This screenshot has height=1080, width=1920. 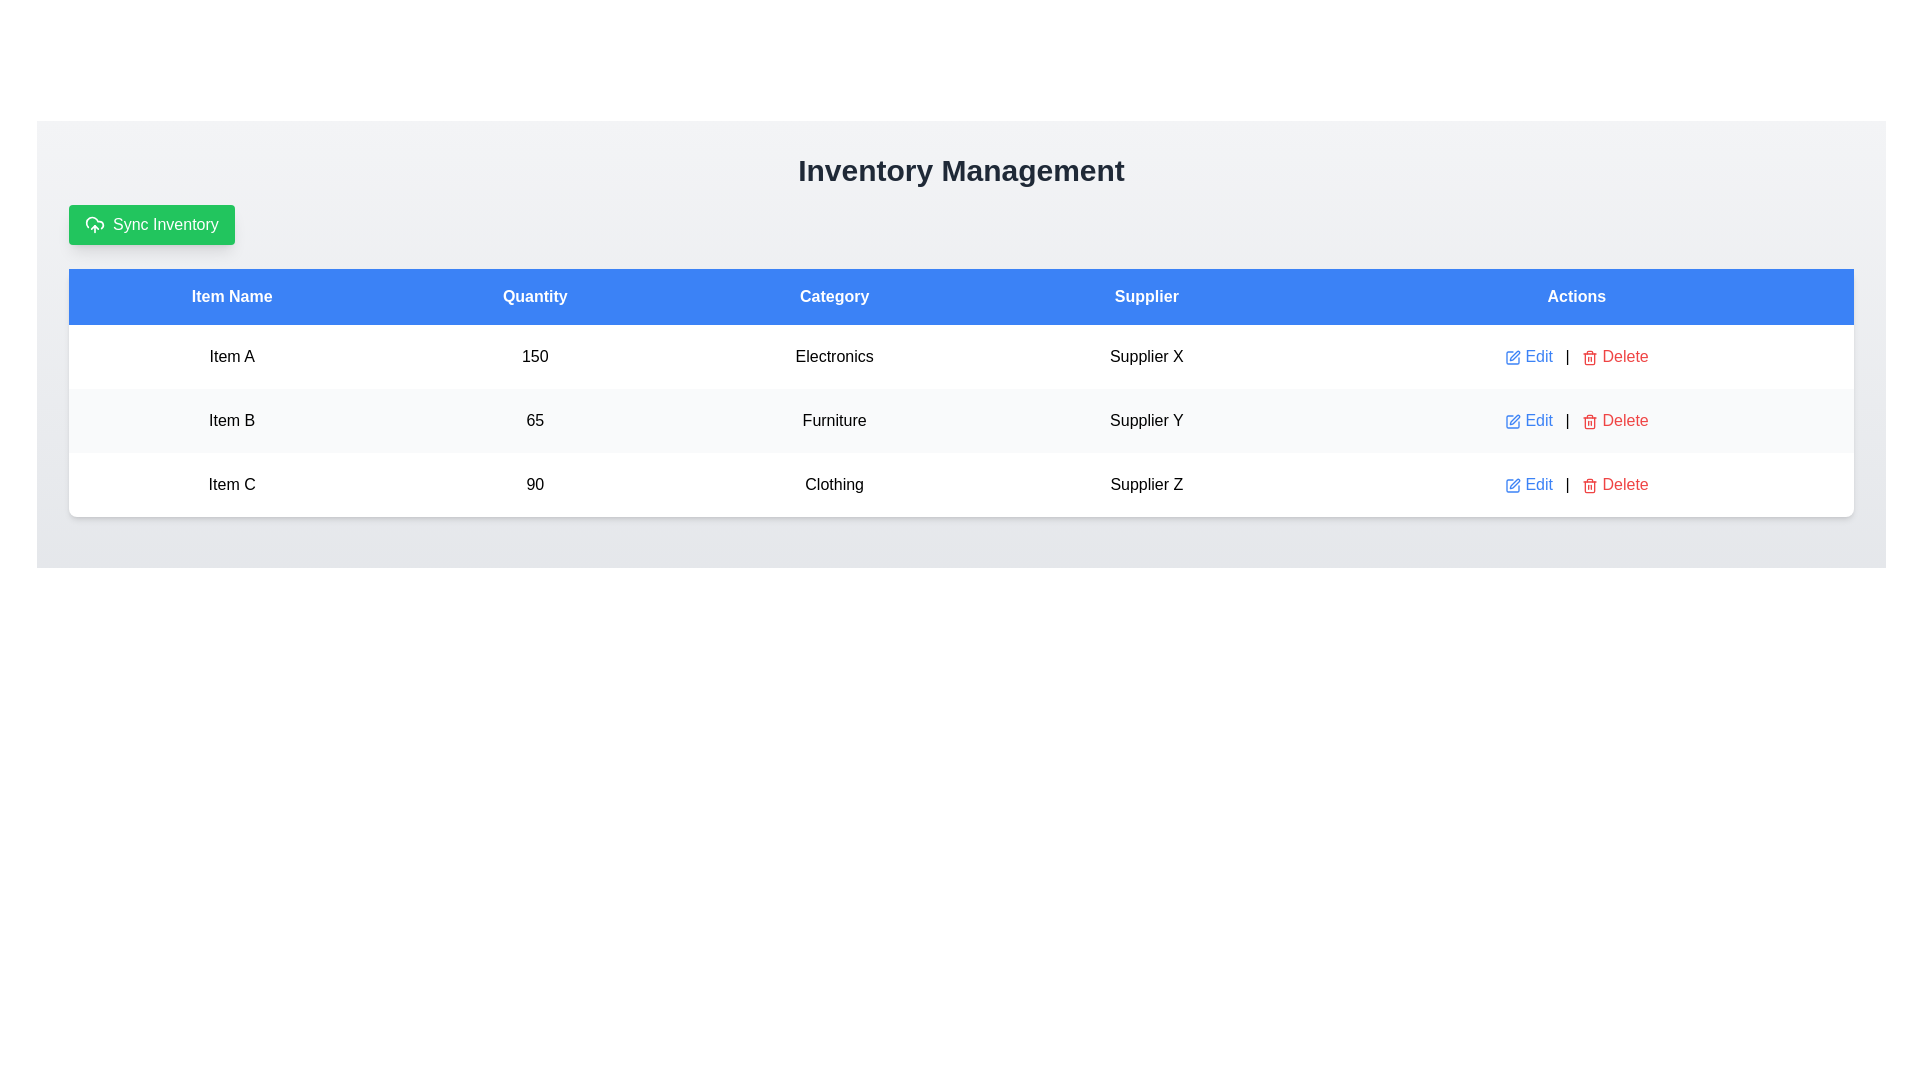 I want to click on the centrally-aligned text displaying '90' in bold black font, located in the 'Quantity' column of the 'Item C' row, so click(x=535, y=485).